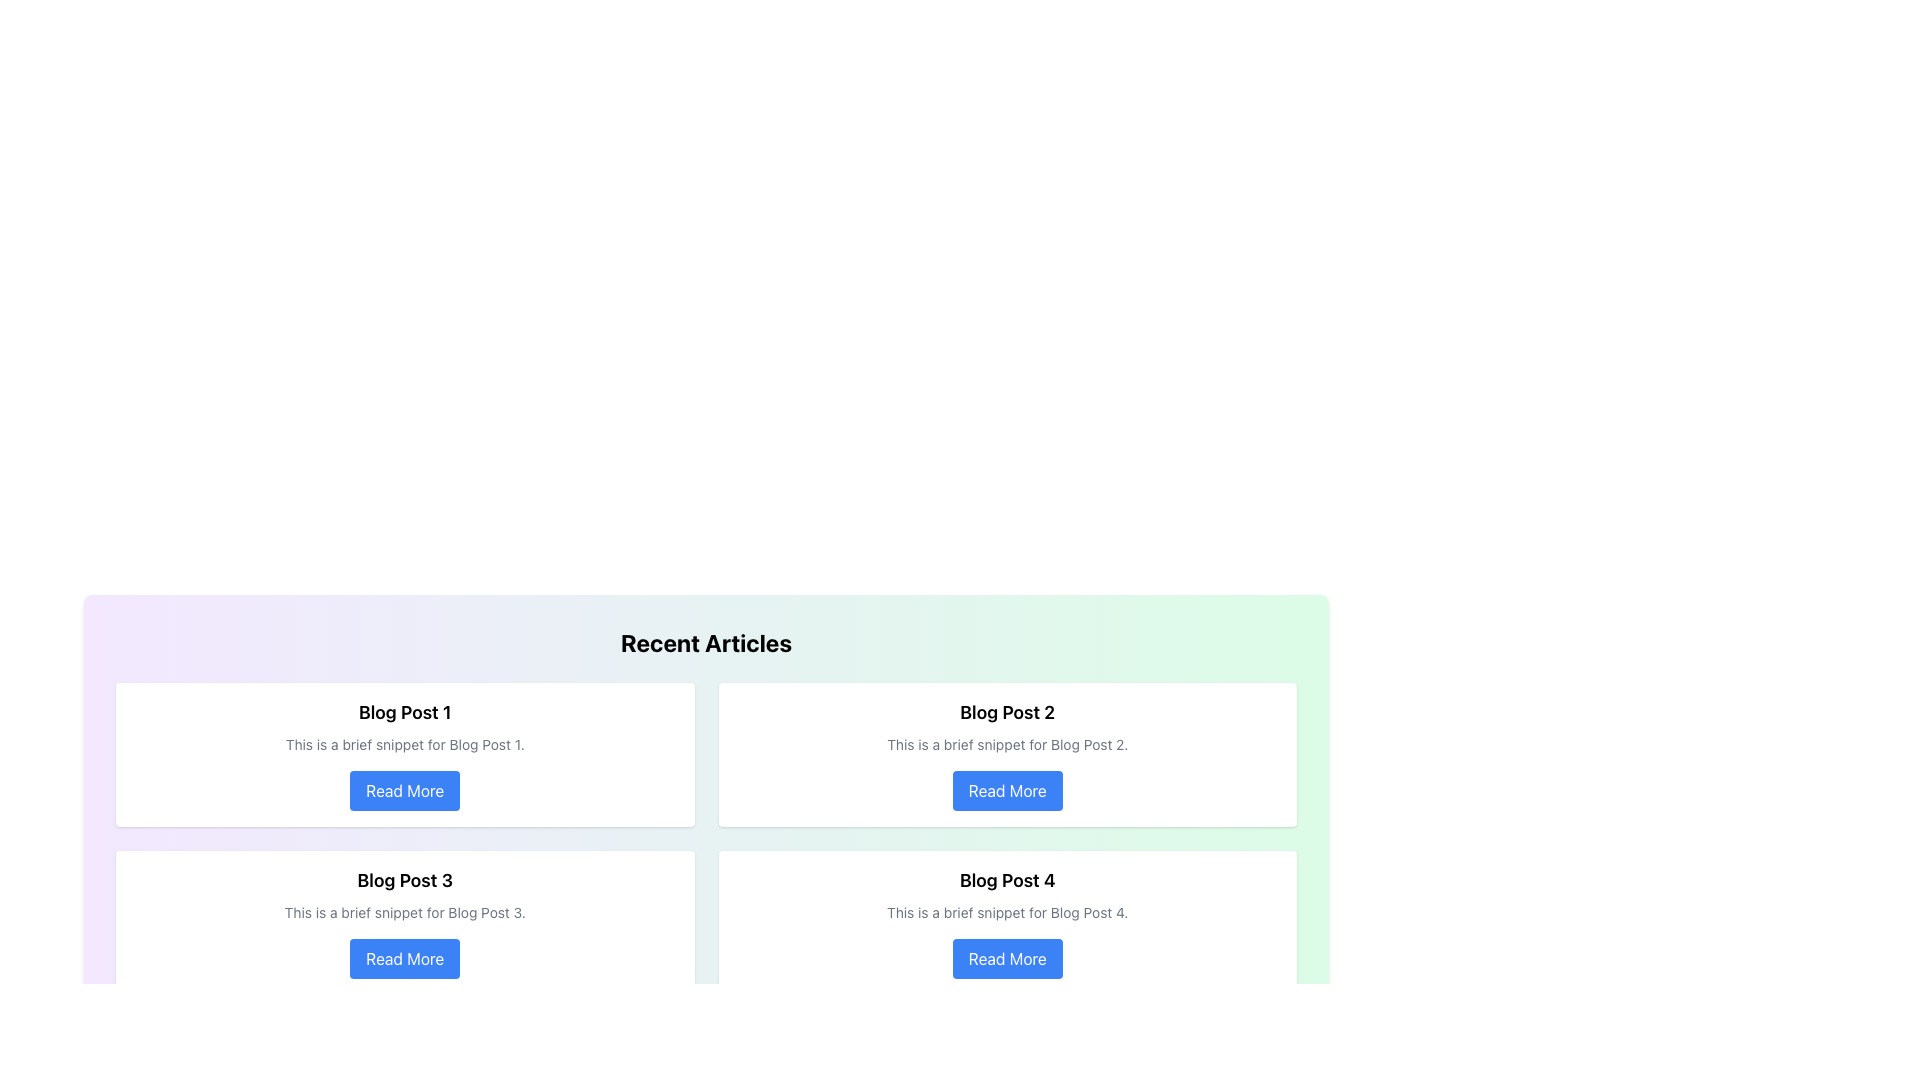 This screenshot has width=1920, height=1080. I want to click on the button located at the bottom-right section of the grid layout that navigates to the detailed page for 'Blog Post 4', so click(1007, 958).